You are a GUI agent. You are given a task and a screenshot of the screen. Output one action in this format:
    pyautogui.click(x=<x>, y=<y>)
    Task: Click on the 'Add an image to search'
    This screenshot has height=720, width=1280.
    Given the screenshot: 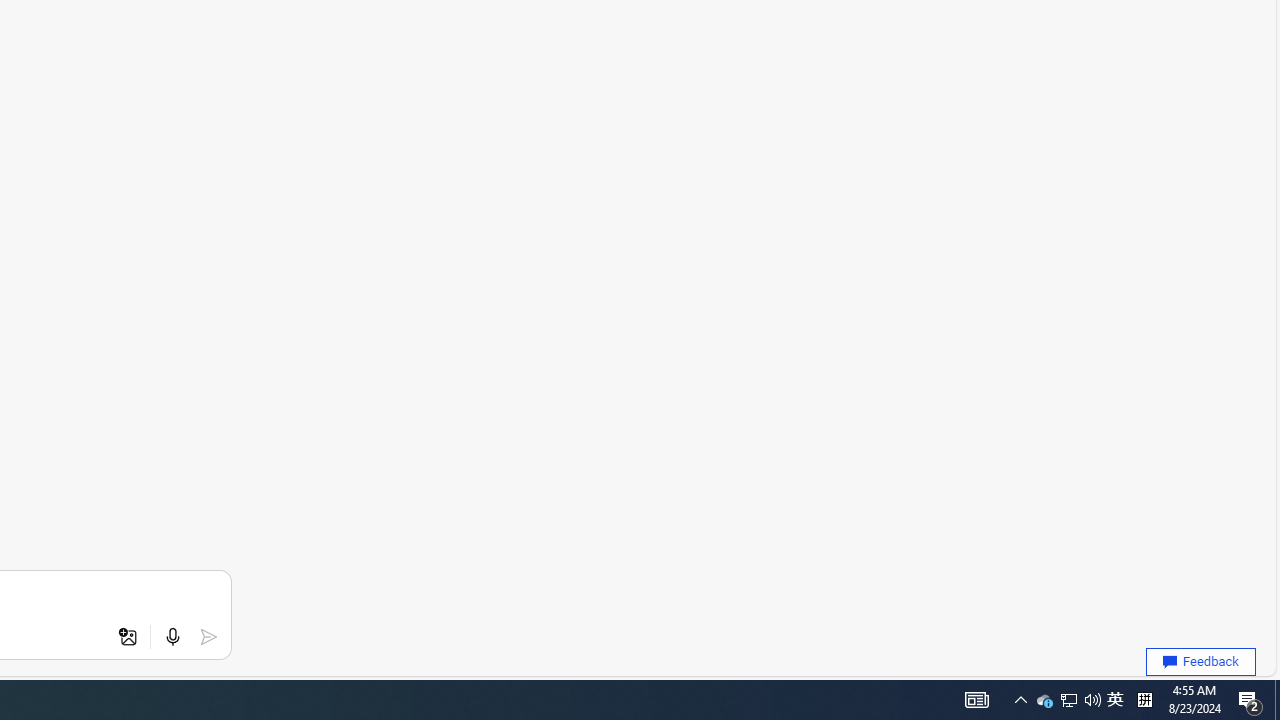 What is the action you would take?
    pyautogui.click(x=127, y=637)
    